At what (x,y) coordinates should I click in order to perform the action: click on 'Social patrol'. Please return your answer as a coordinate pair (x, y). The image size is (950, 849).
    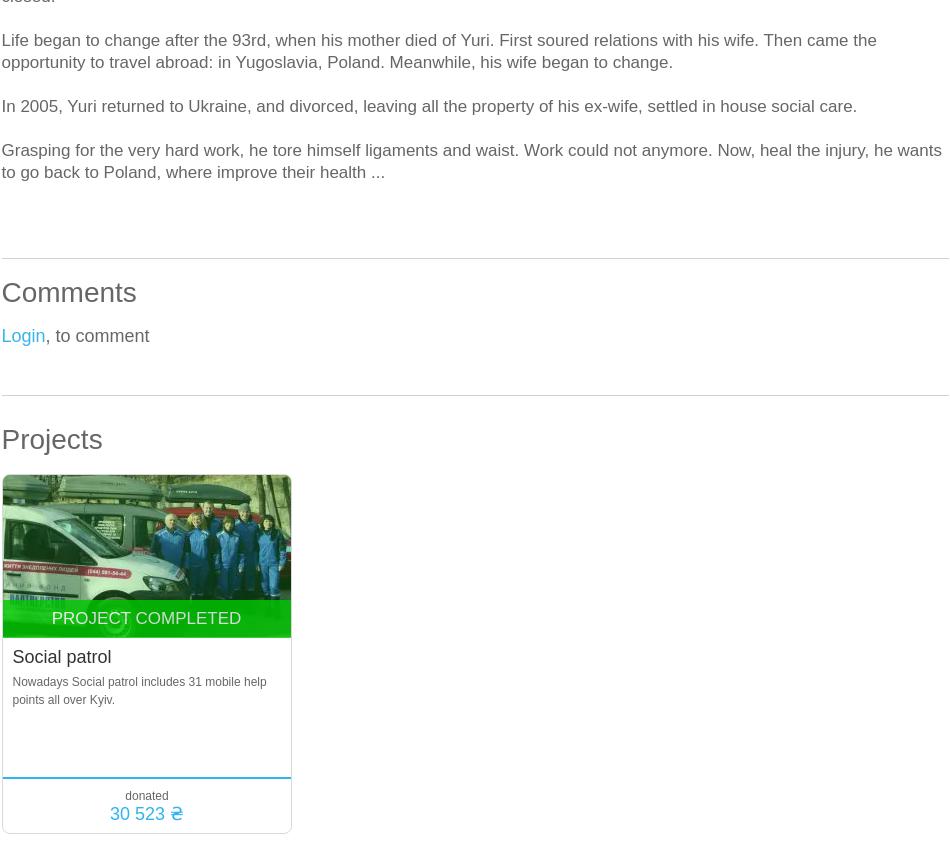
    Looking at the image, I should click on (11, 657).